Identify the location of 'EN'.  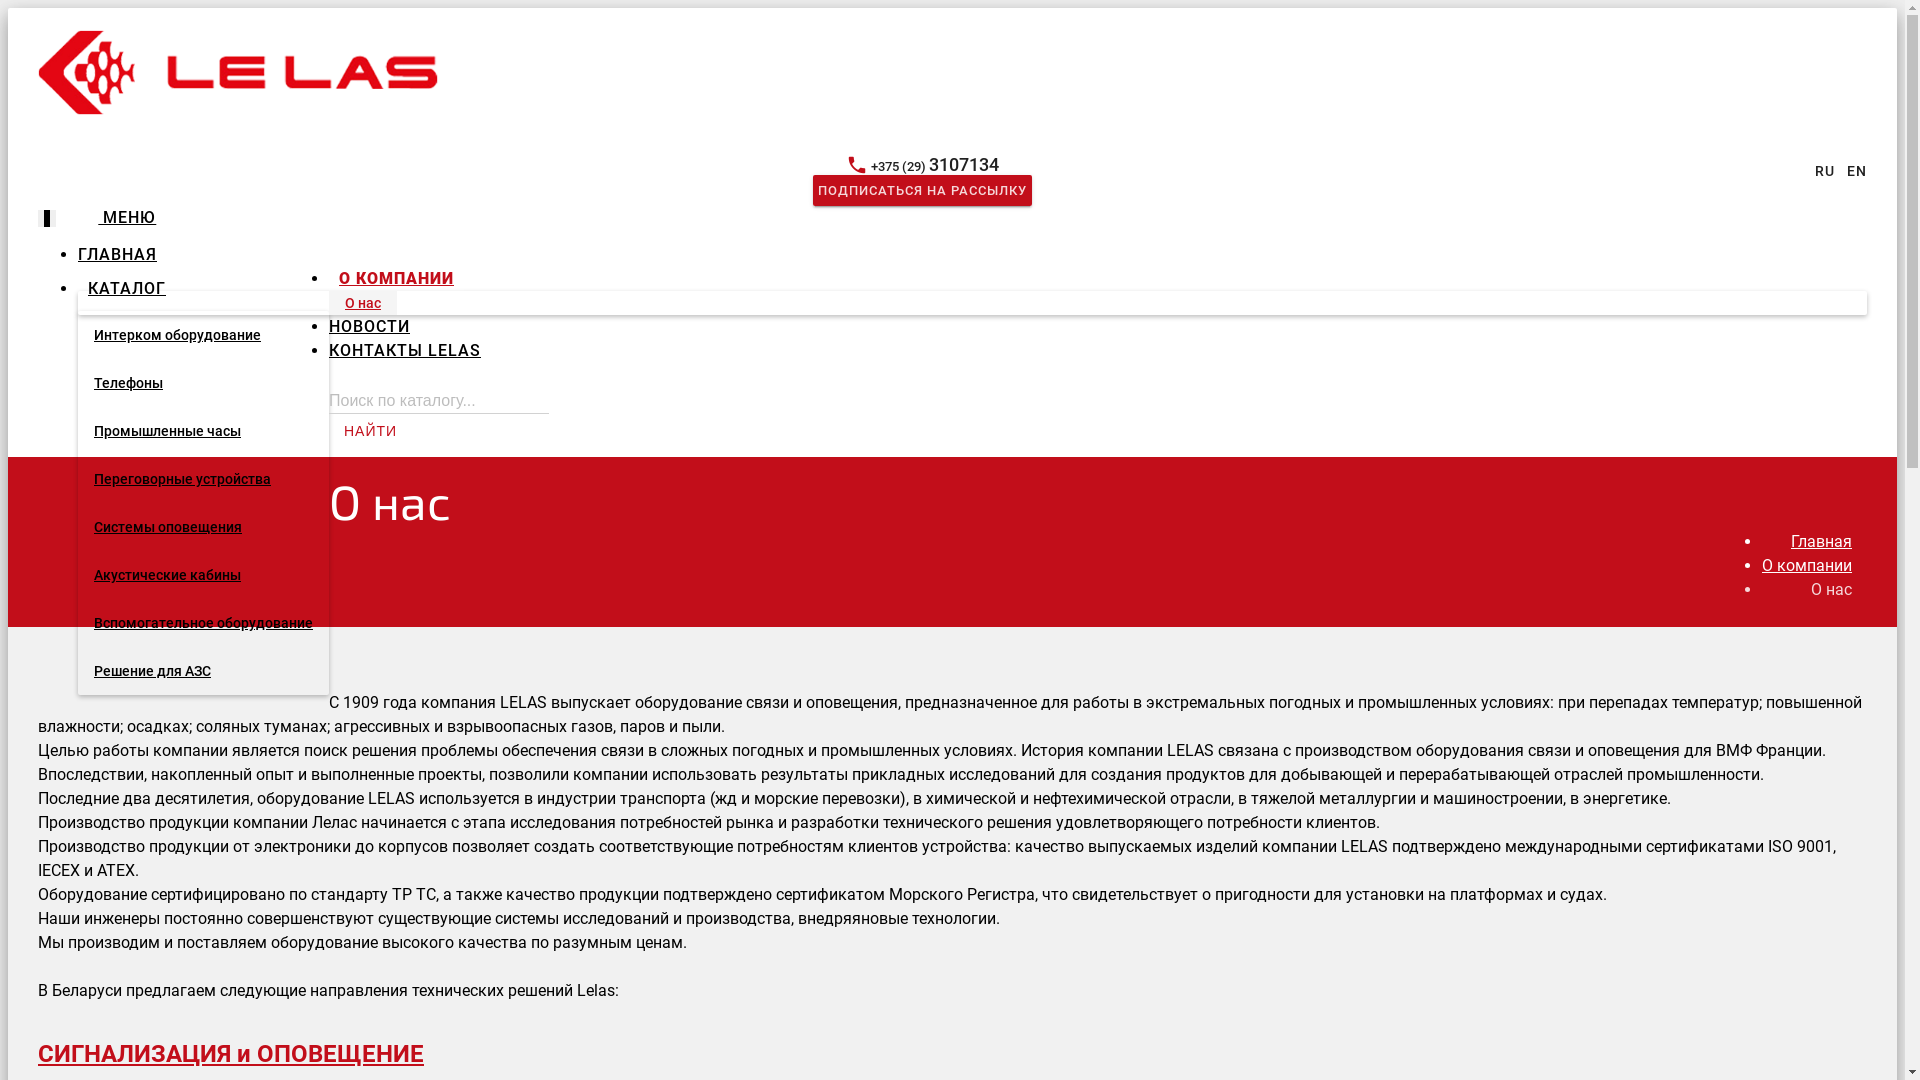
(1856, 169).